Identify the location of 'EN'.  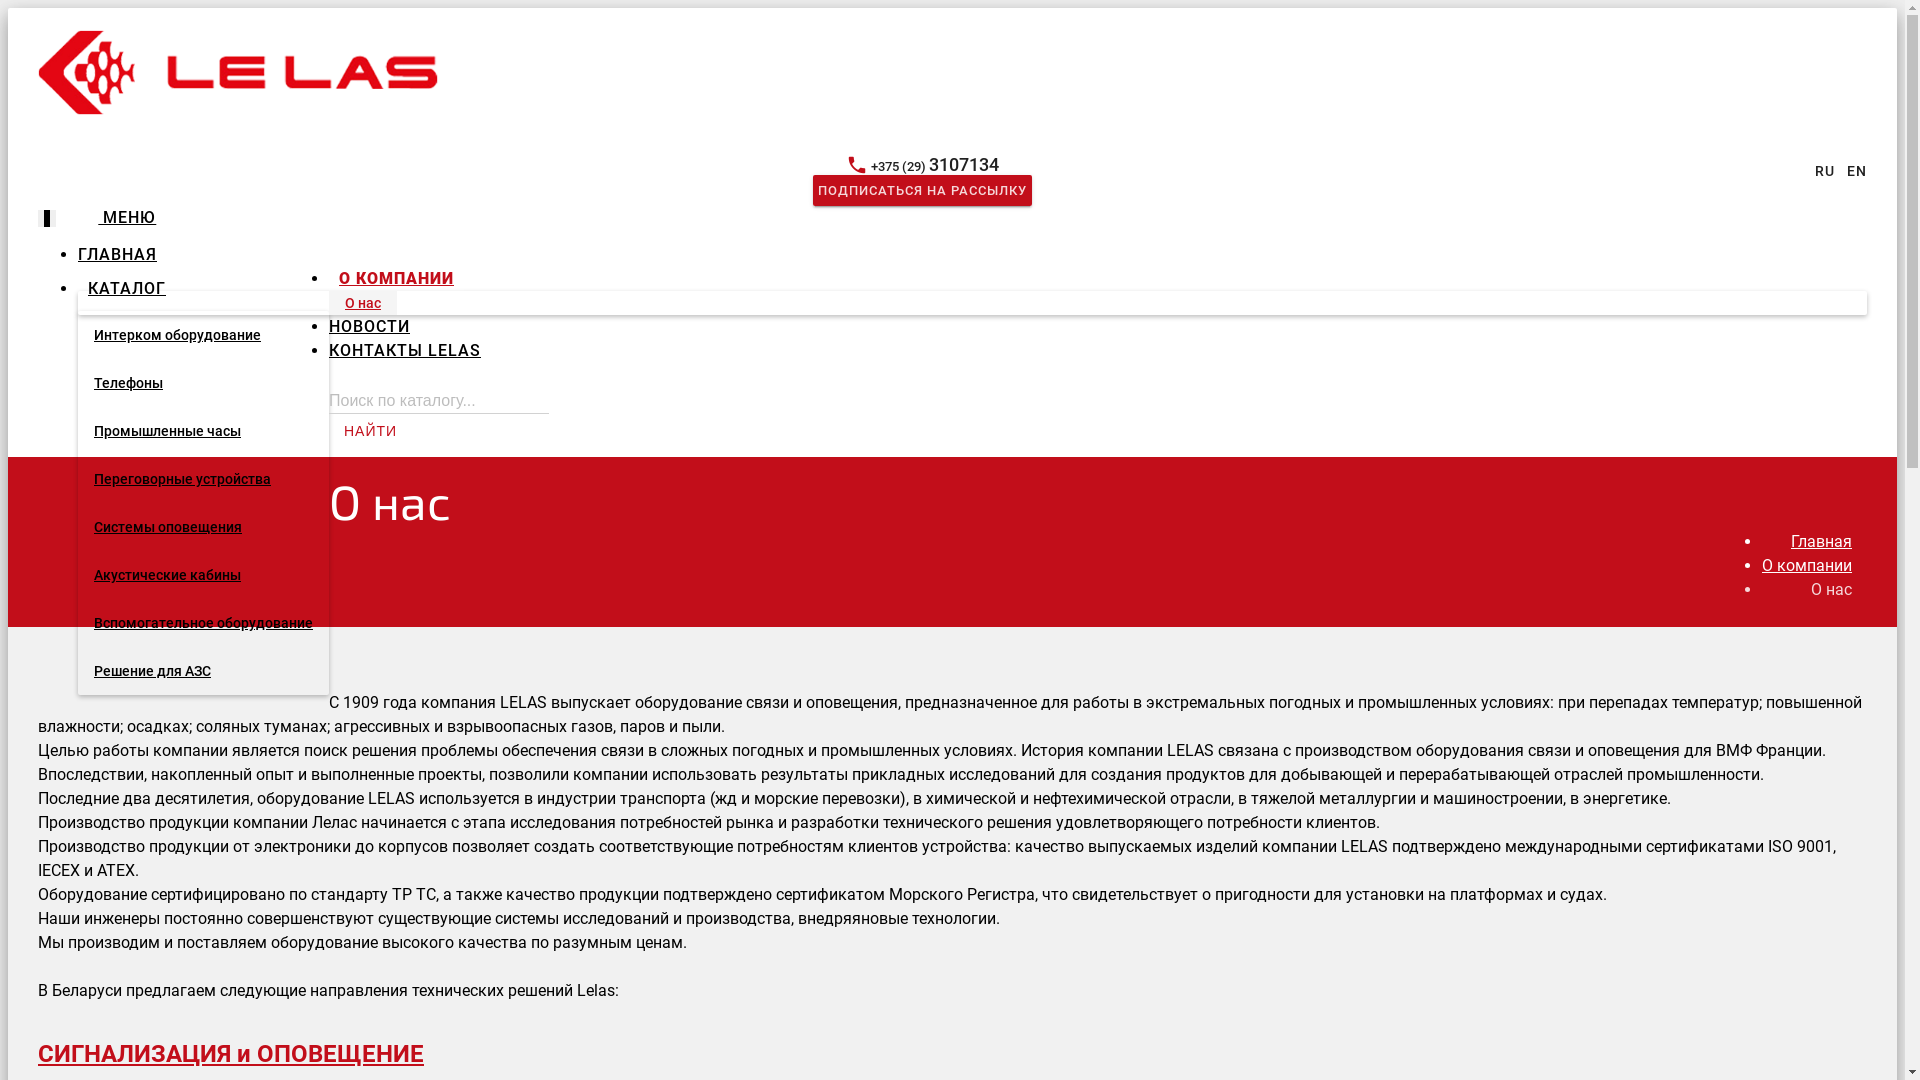
(1856, 169).